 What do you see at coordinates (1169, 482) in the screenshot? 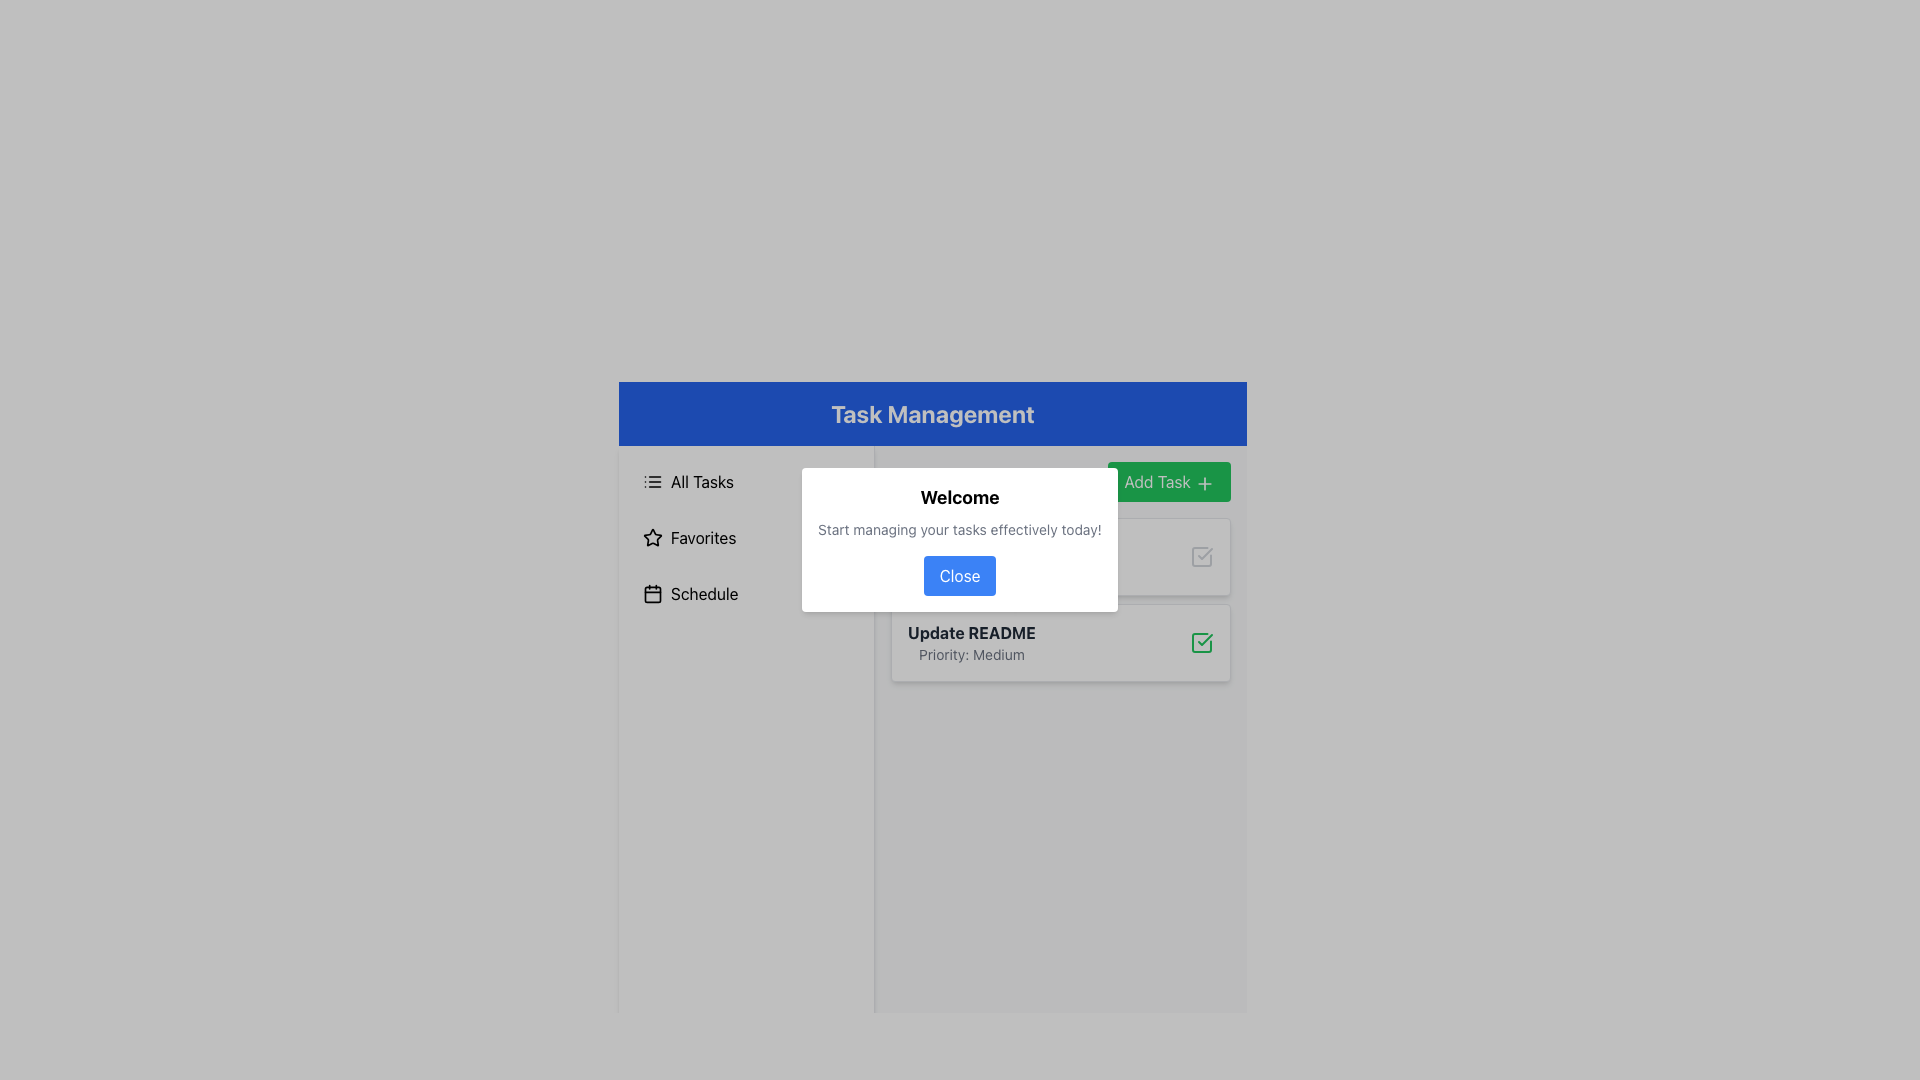
I see `the 'Add Task' button located at the top right of the 'Your Tasks' section` at bounding box center [1169, 482].